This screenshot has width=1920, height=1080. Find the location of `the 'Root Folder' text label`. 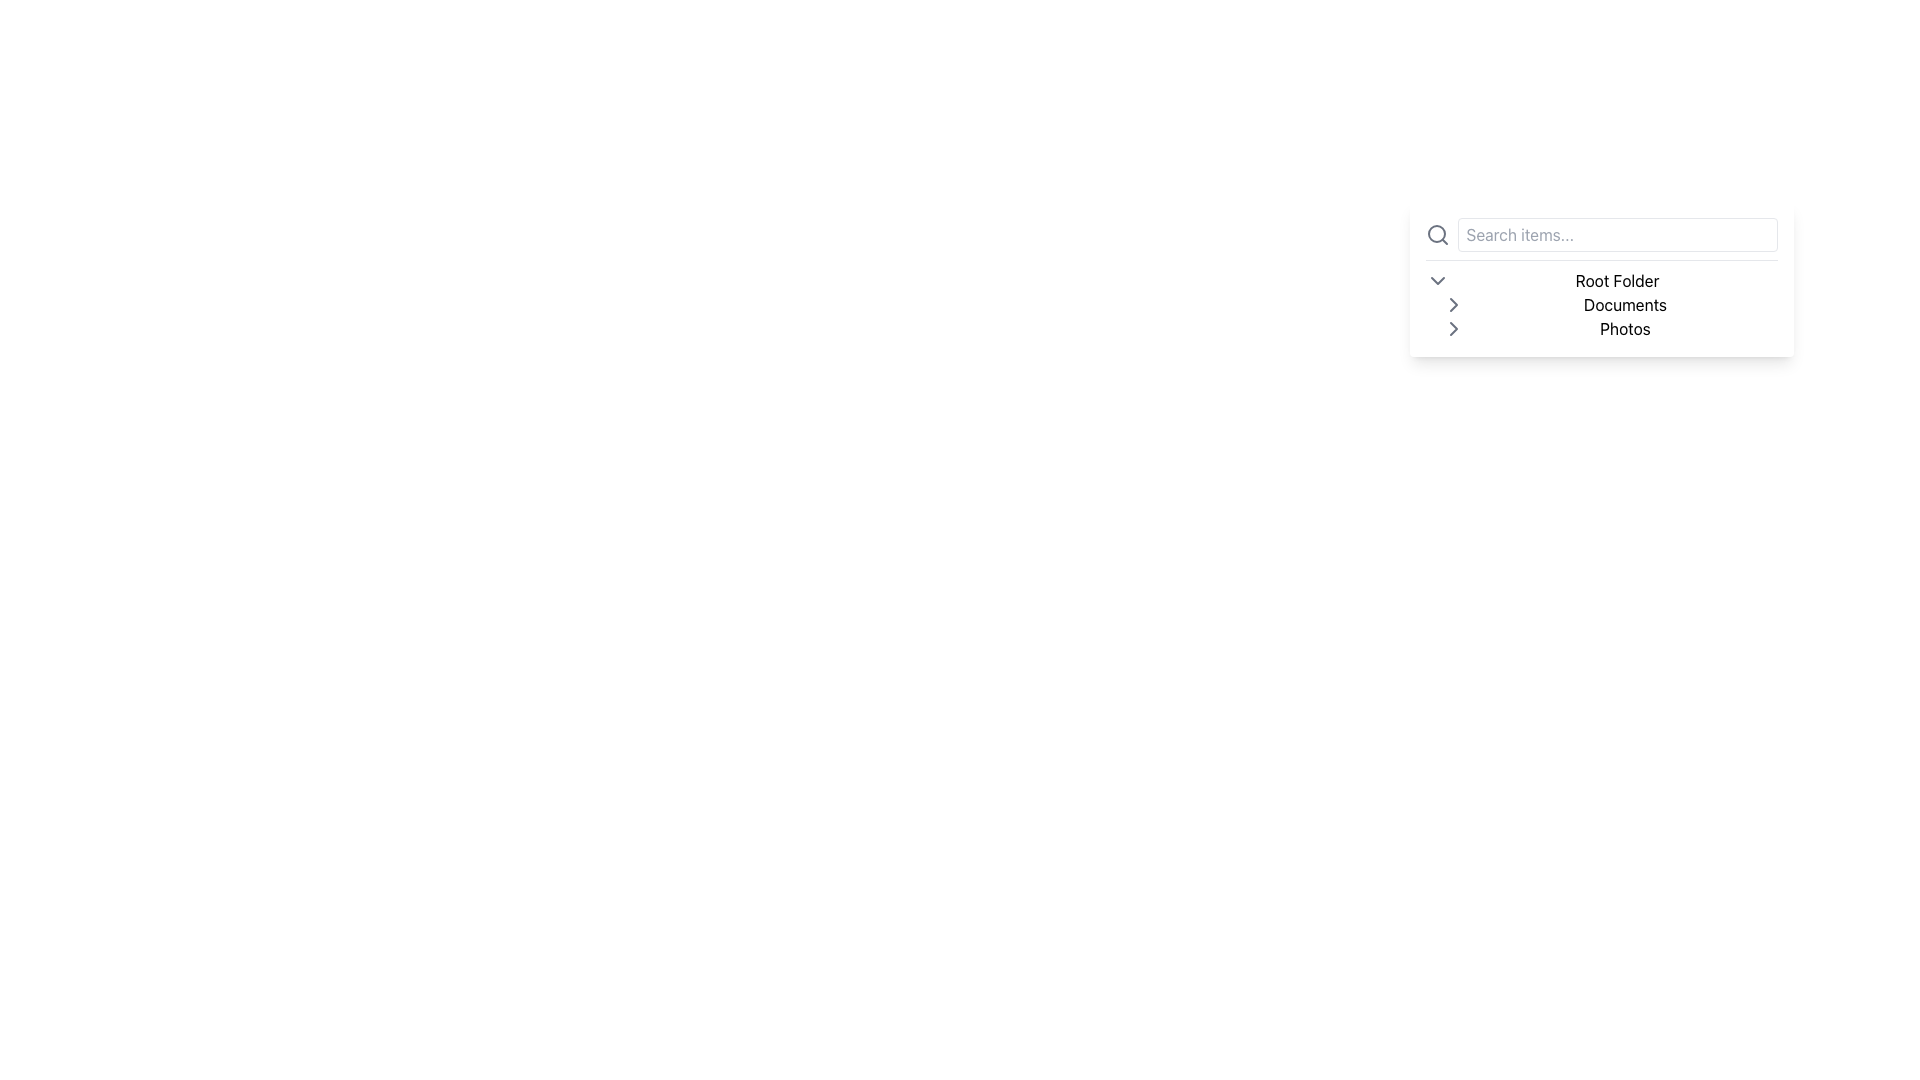

the 'Root Folder' text label is located at coordinates (1601, 281).